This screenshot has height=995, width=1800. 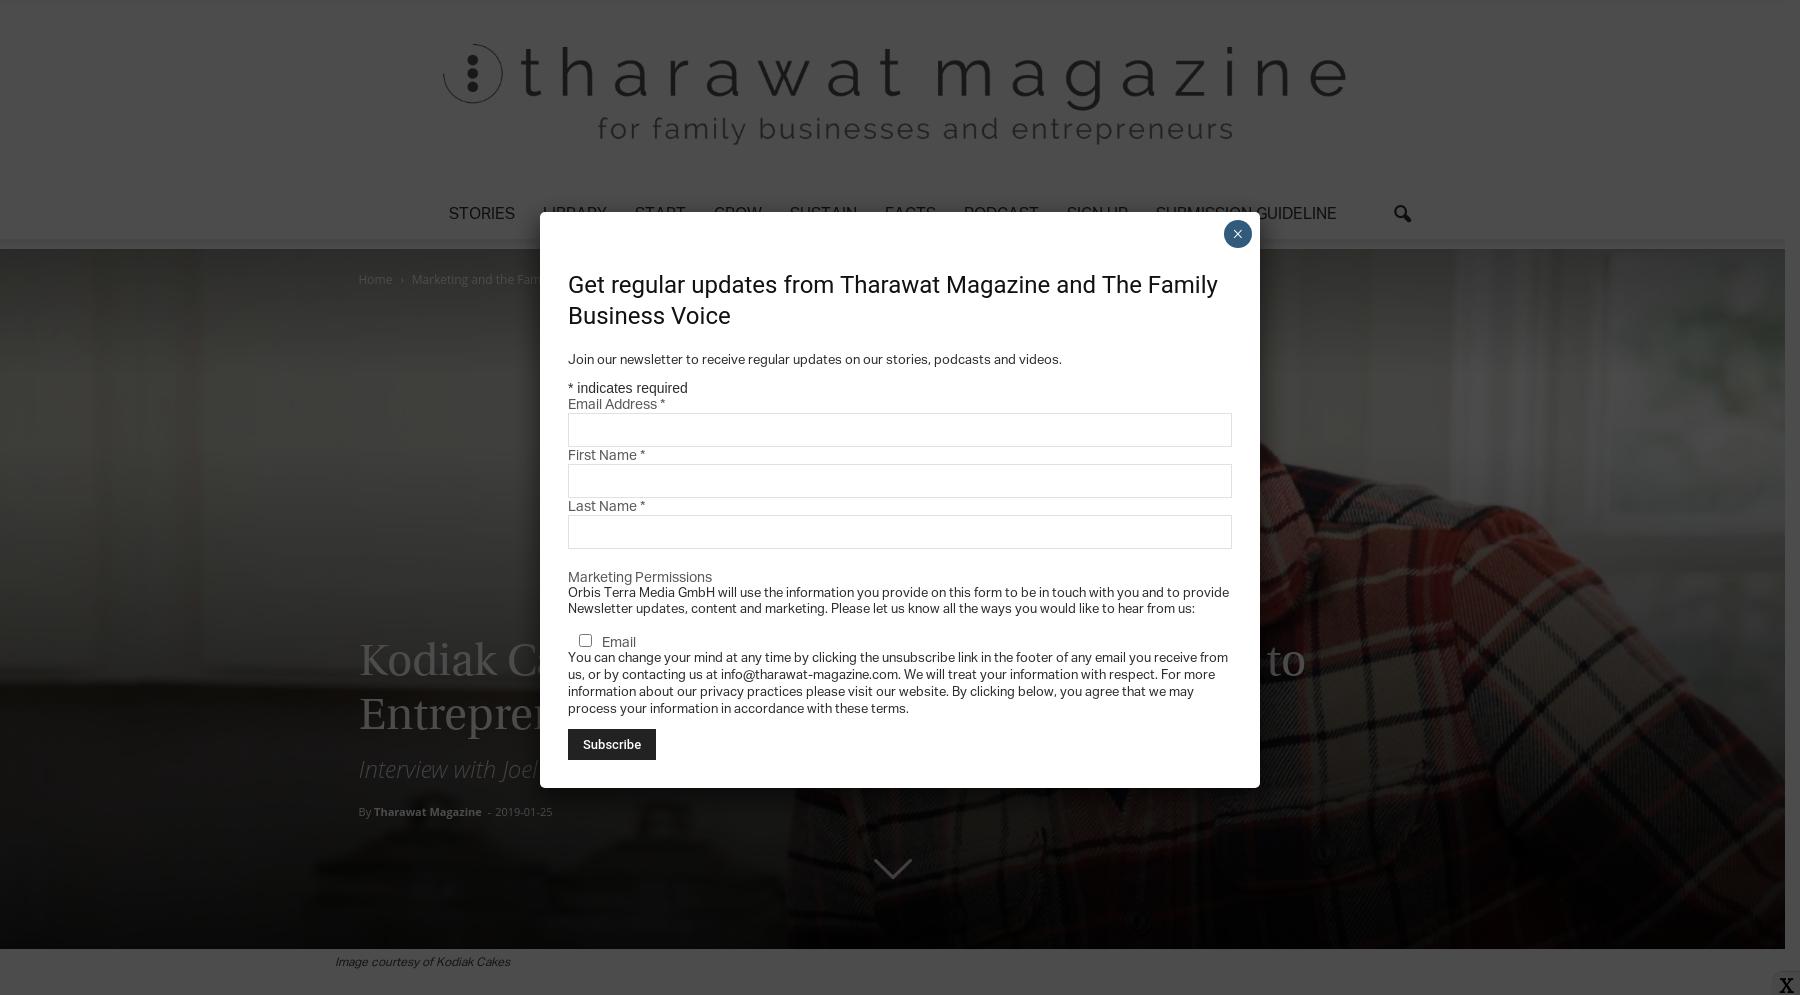 I want to click on 'Email Address', so click(x=613, y=403).